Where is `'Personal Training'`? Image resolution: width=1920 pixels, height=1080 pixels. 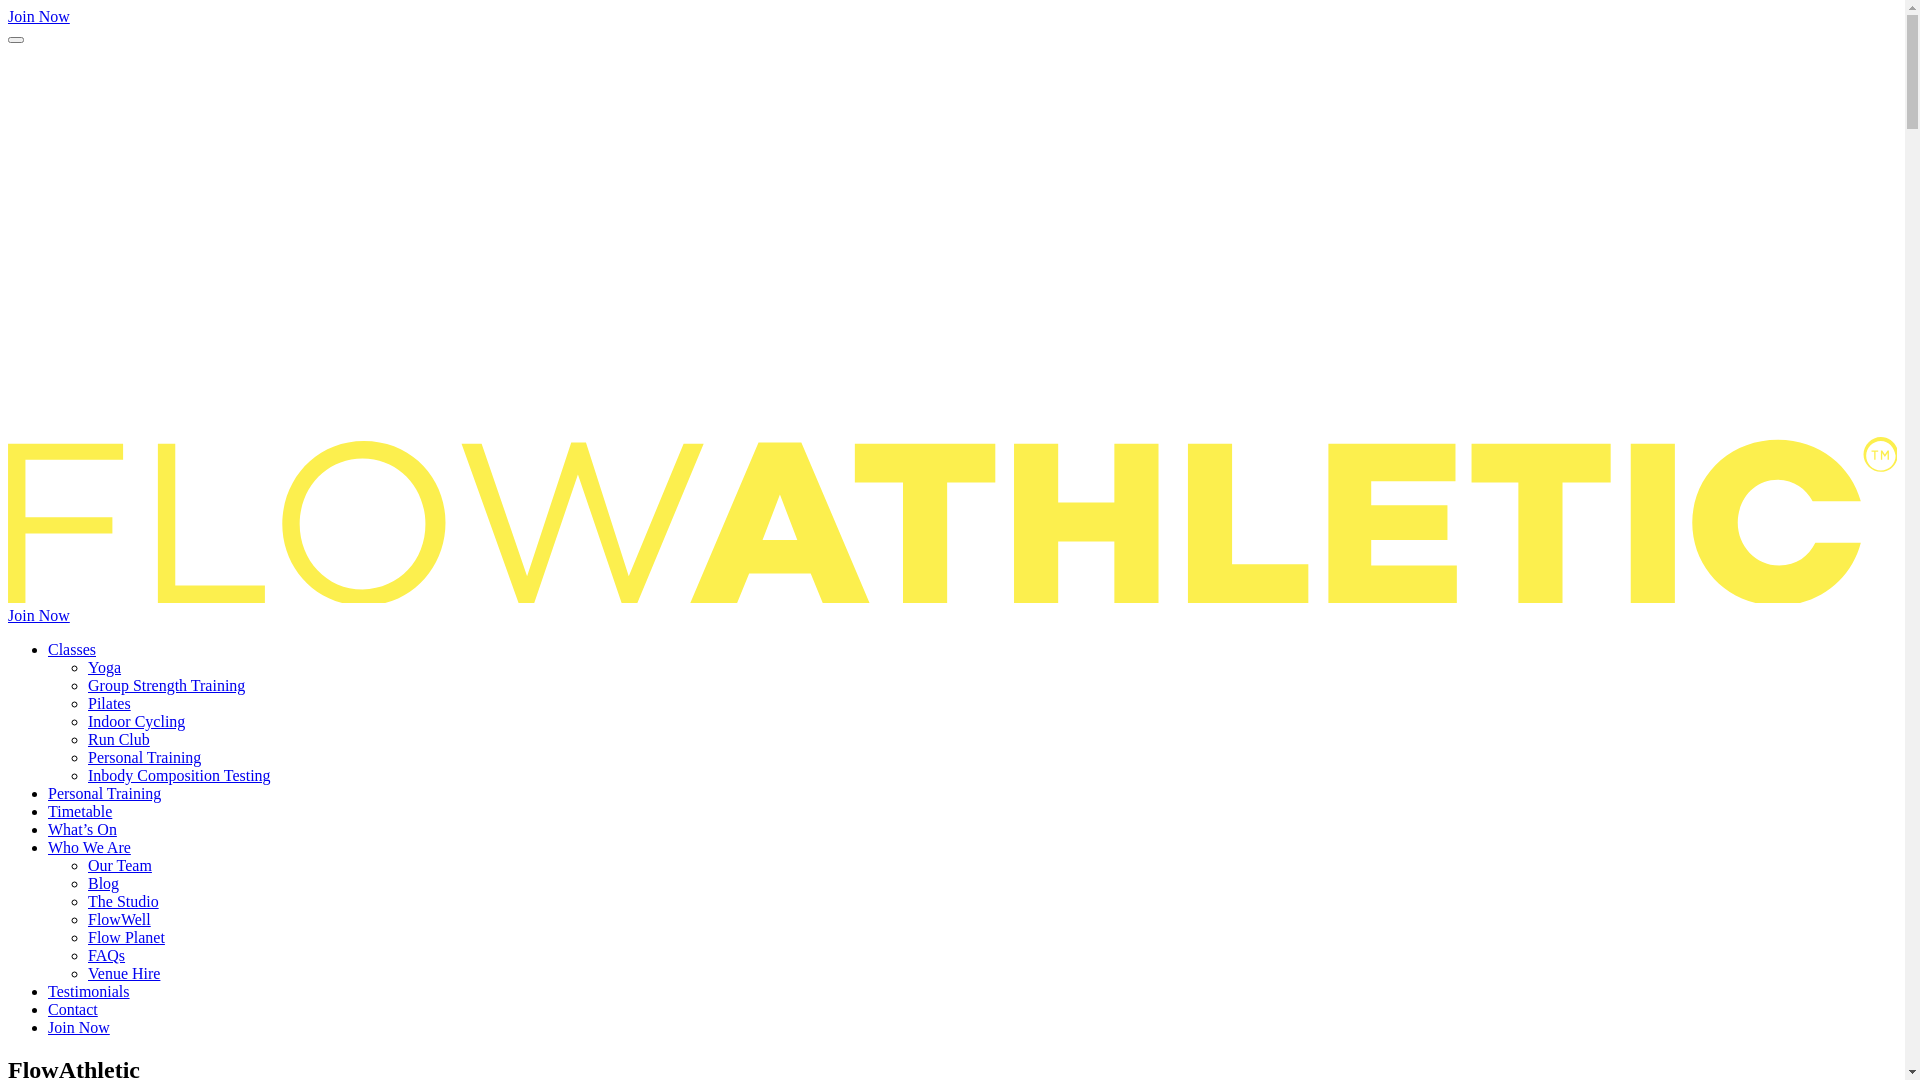
'Personal Training' is located at coordinates (103, 792).